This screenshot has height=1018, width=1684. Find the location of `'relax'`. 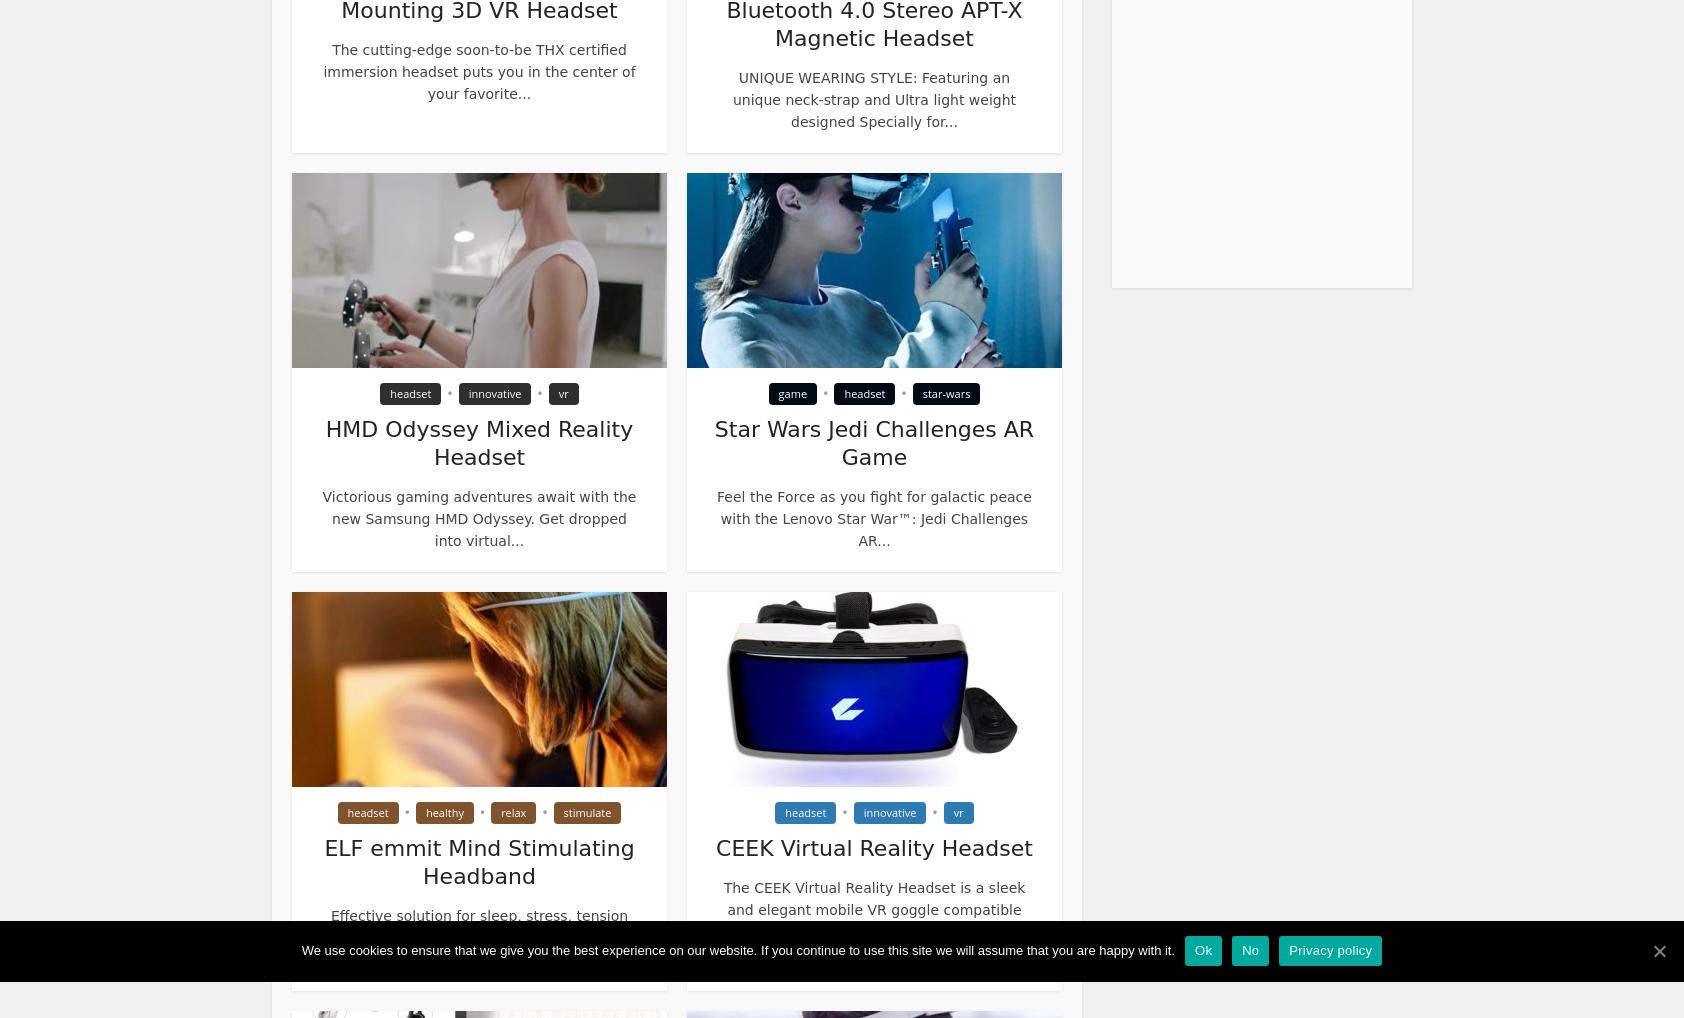

'relax' is located at coordinates (512, 812).